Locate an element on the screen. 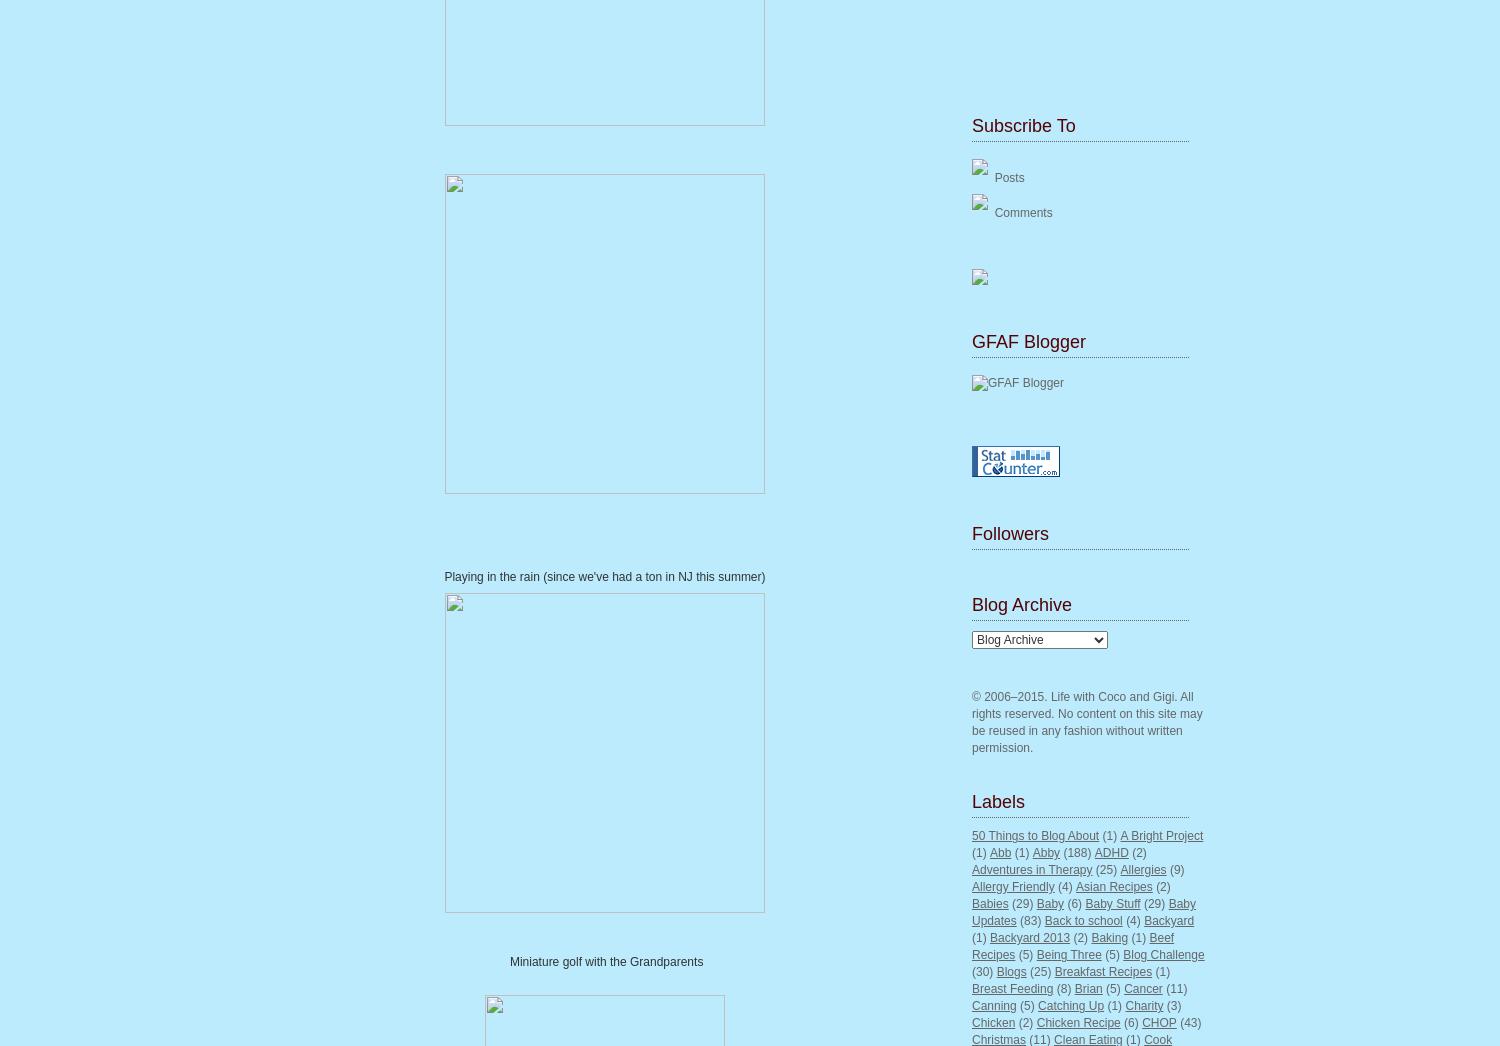  'Babies' is located at coordinates (971, 903).